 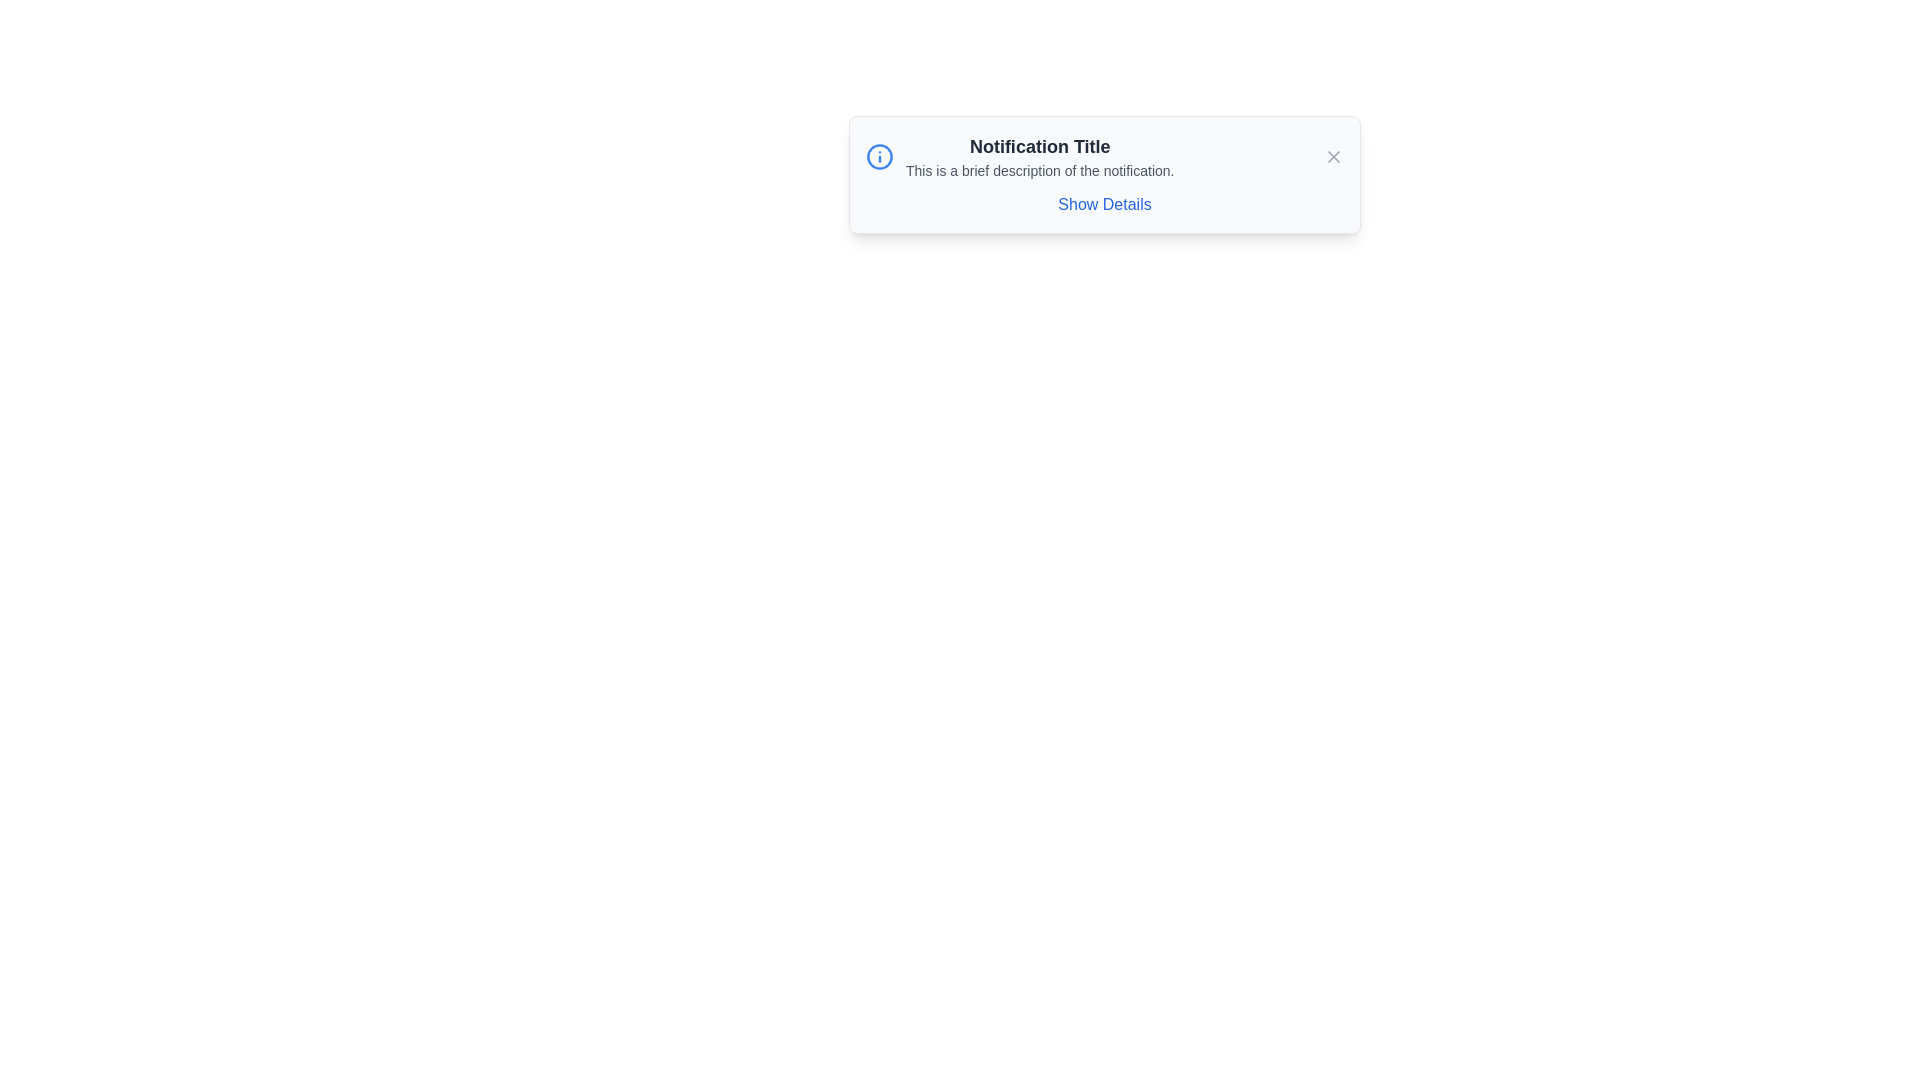 I want to click on the informational icon located to the left of the 'Notification Title' in the notification component, so click(x=879, y=156).